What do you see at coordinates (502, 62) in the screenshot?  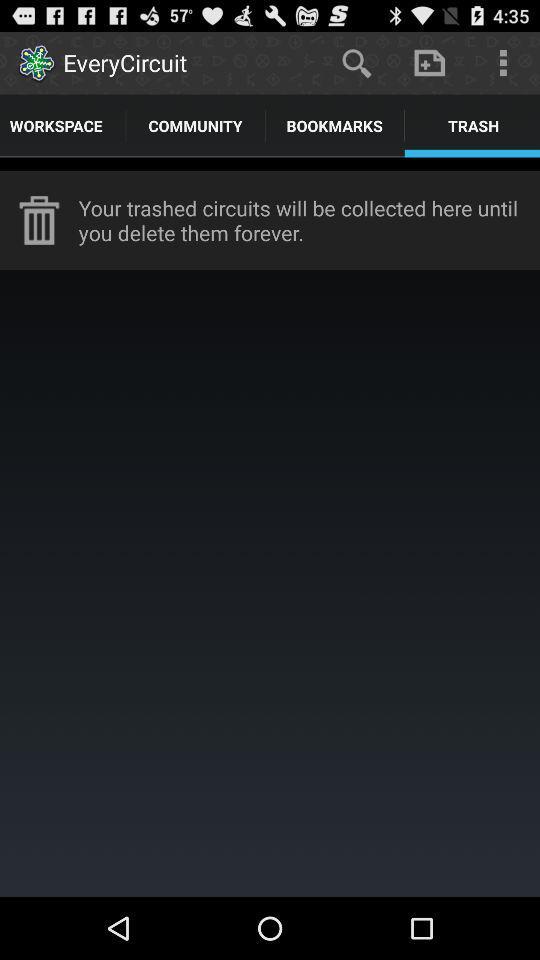 I see `icon above trash` at bounding box center [502, 62].